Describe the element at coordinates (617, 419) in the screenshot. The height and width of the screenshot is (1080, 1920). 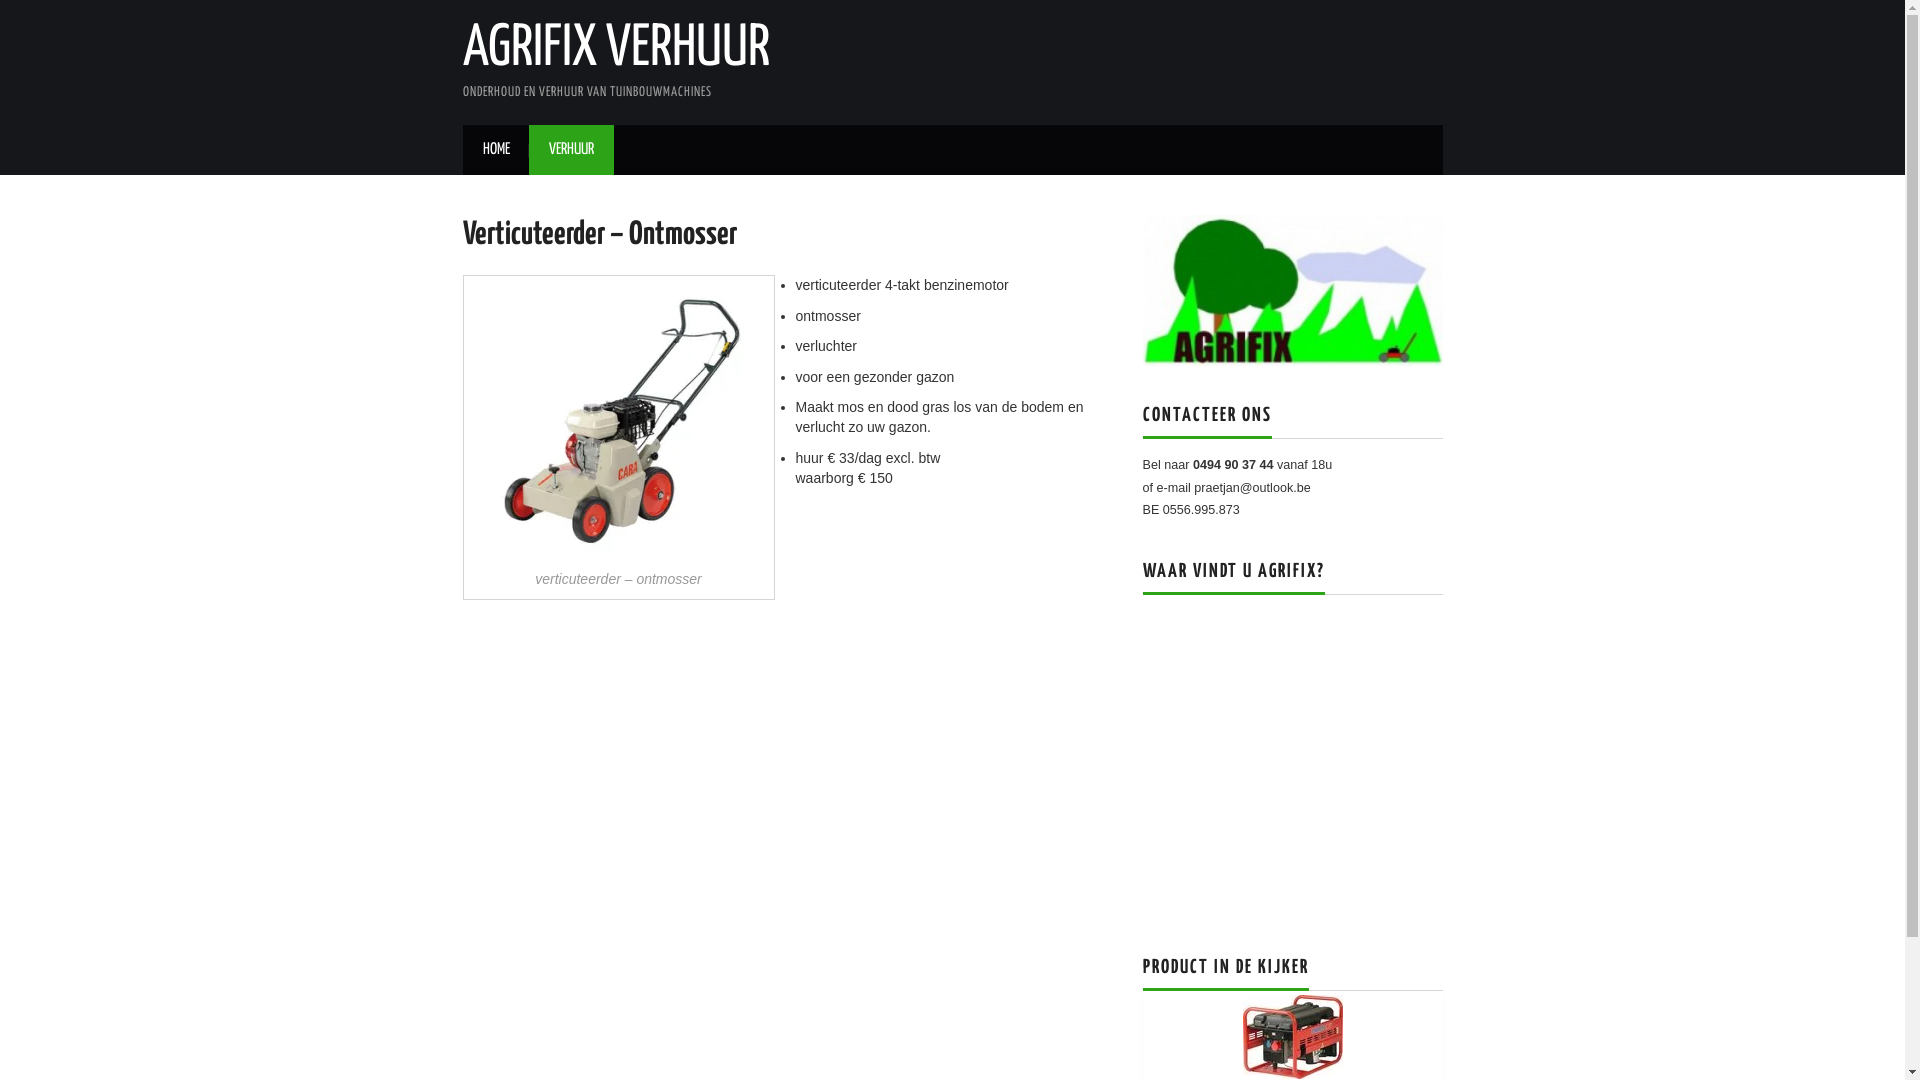
I see `'Verticuteerder - ontmosser te huur'` at that location.